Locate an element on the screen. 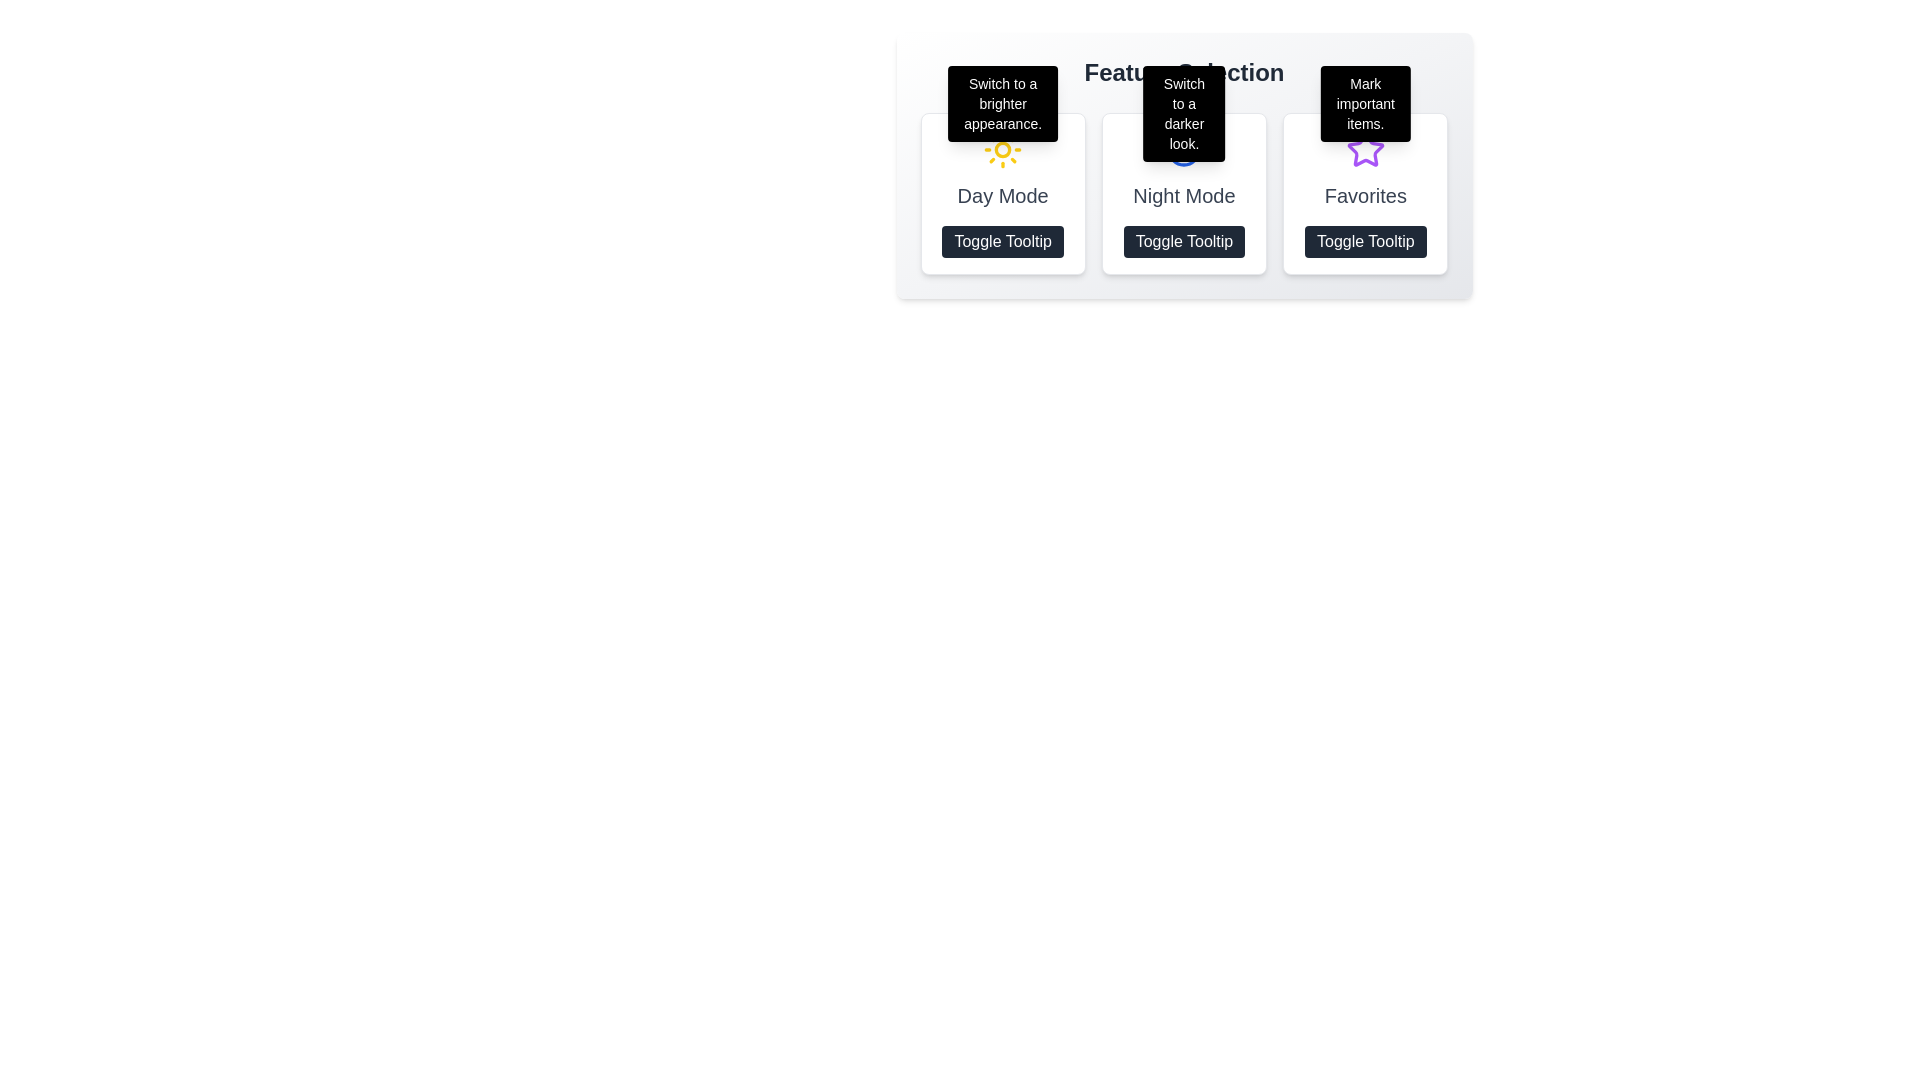  the circular blue icon with a crescent moon shape located in the 'Night Mode' section, which is positioned above the 'Toggle Tooltip' text is located at coordinates (1184, 149).